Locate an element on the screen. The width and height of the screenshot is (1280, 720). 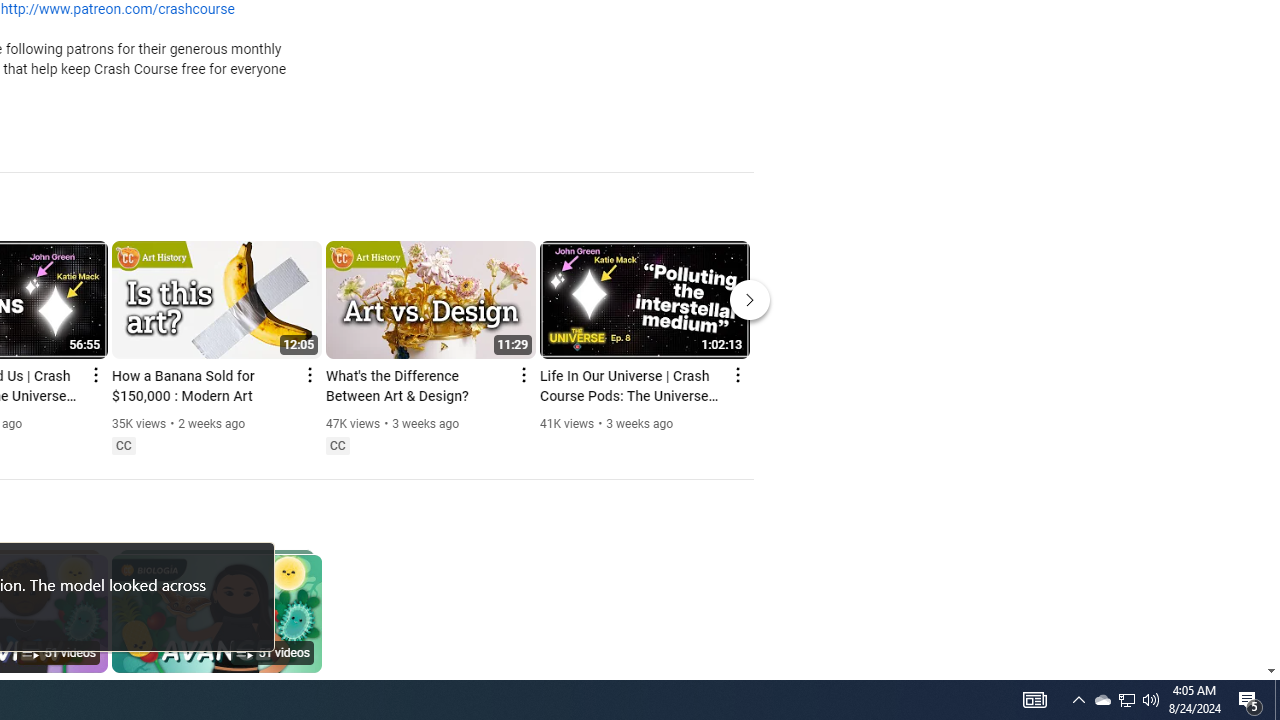
'Action menu' is located at coordinates (736, 375).